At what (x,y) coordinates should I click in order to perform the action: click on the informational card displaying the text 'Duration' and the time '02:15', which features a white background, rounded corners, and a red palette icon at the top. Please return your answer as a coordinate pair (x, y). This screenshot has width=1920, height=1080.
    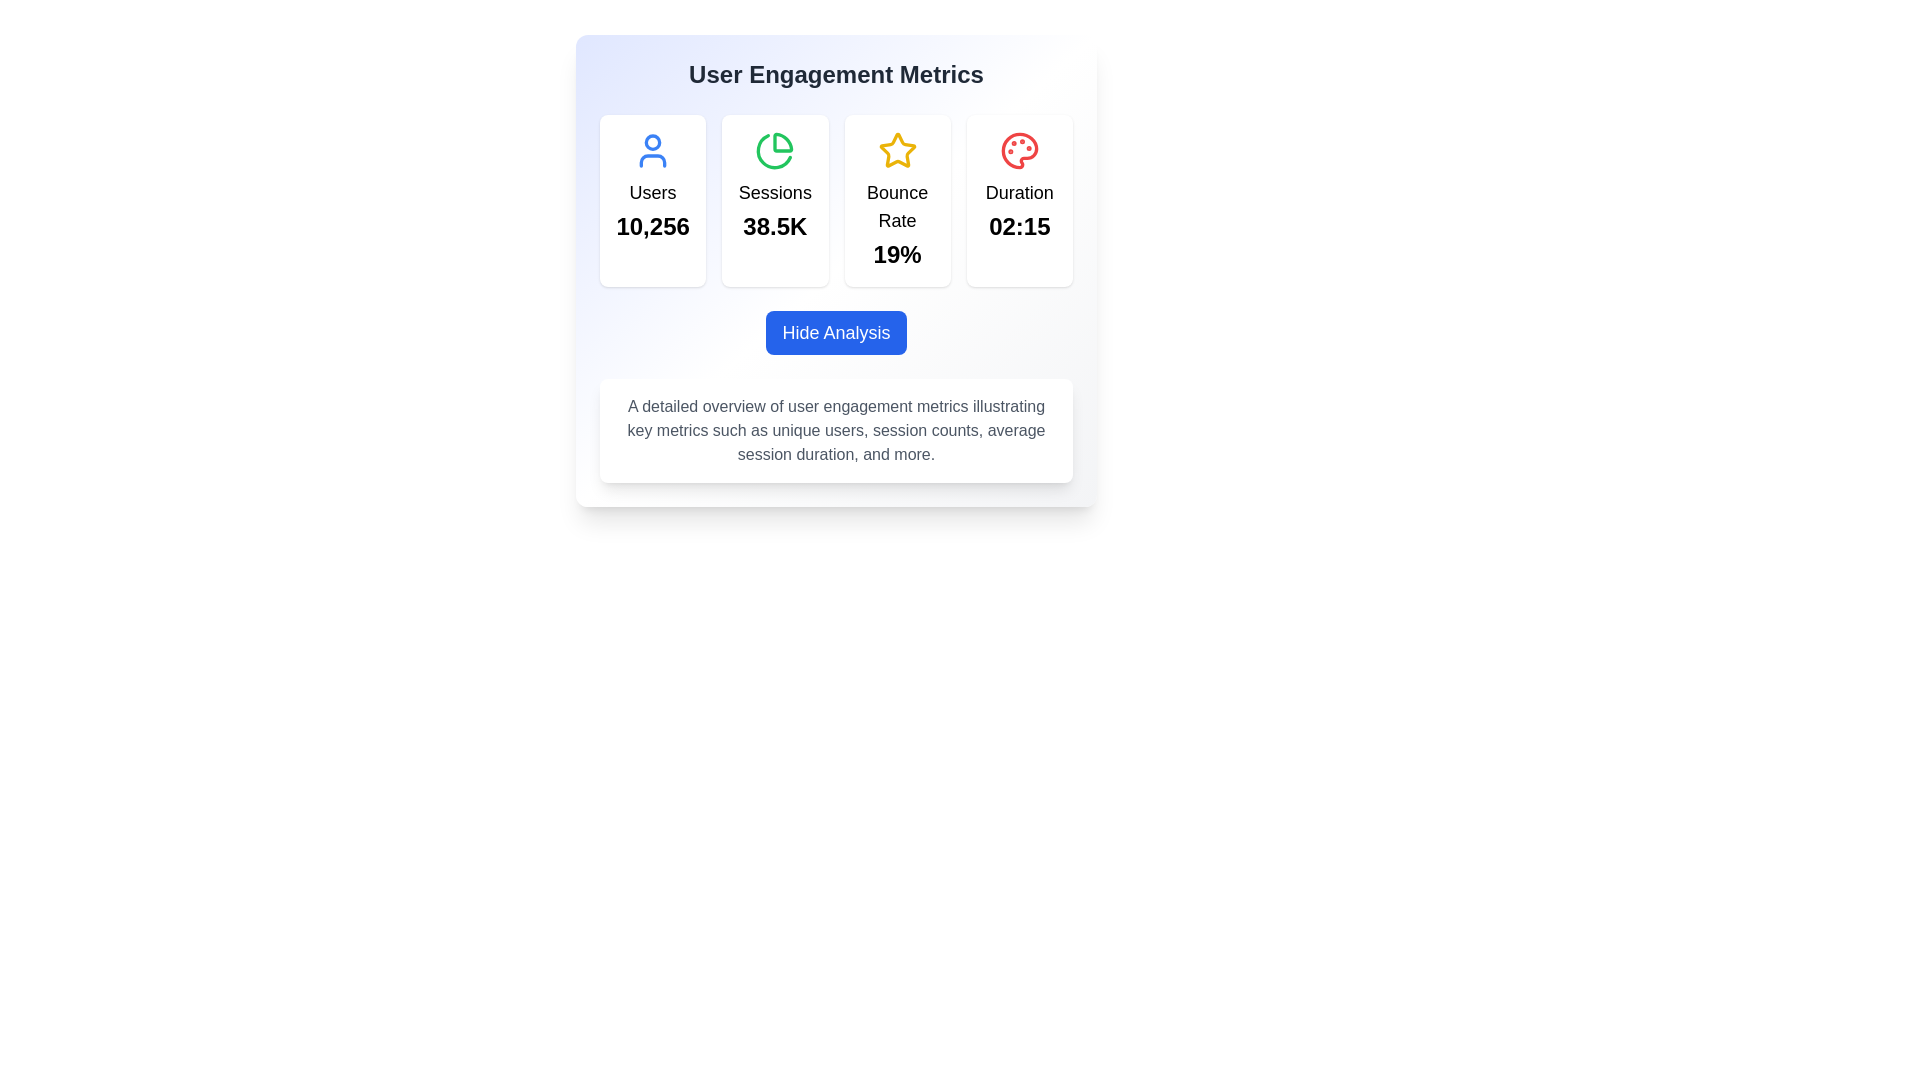
    Looking at the image, I should click on (1019, 200).